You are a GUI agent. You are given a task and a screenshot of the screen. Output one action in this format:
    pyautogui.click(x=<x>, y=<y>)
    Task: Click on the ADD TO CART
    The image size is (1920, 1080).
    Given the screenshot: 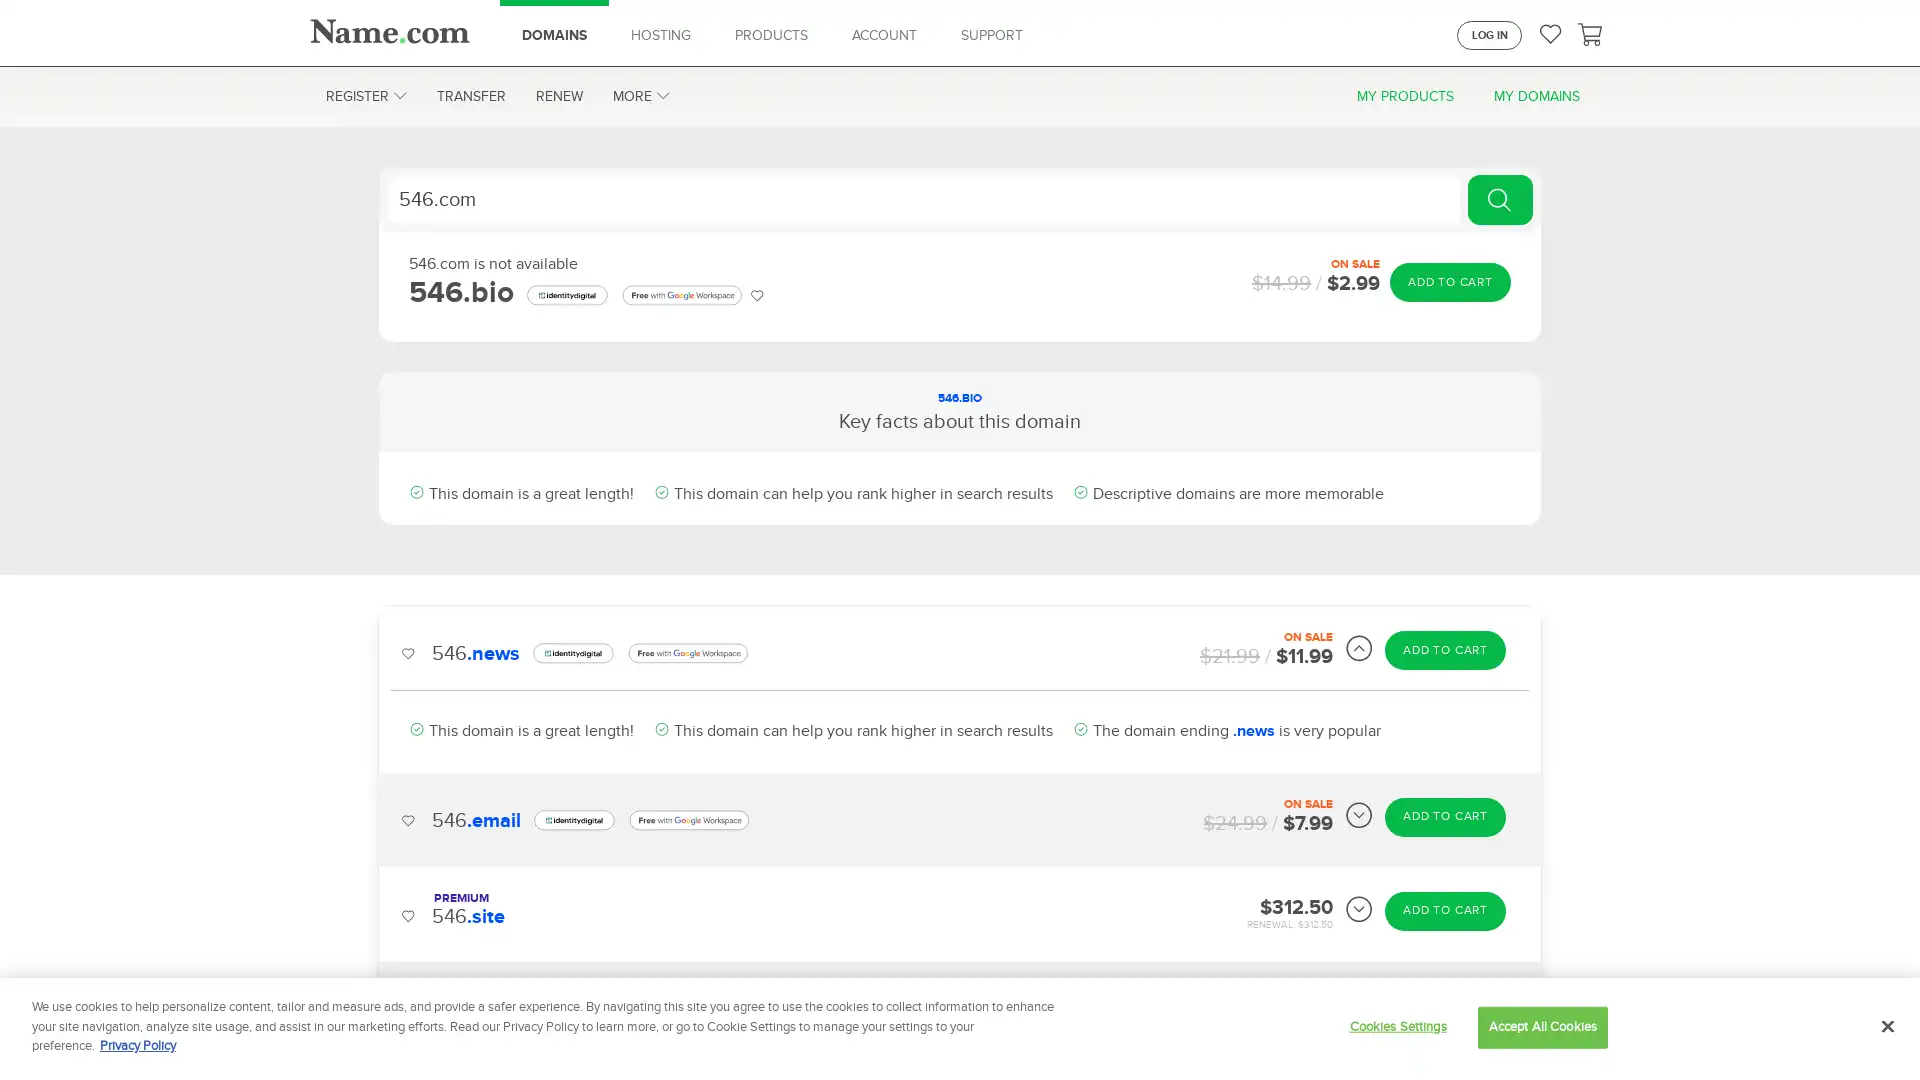 What is the action you would take?
    pyautogui.click(x=1449, y=281)
    